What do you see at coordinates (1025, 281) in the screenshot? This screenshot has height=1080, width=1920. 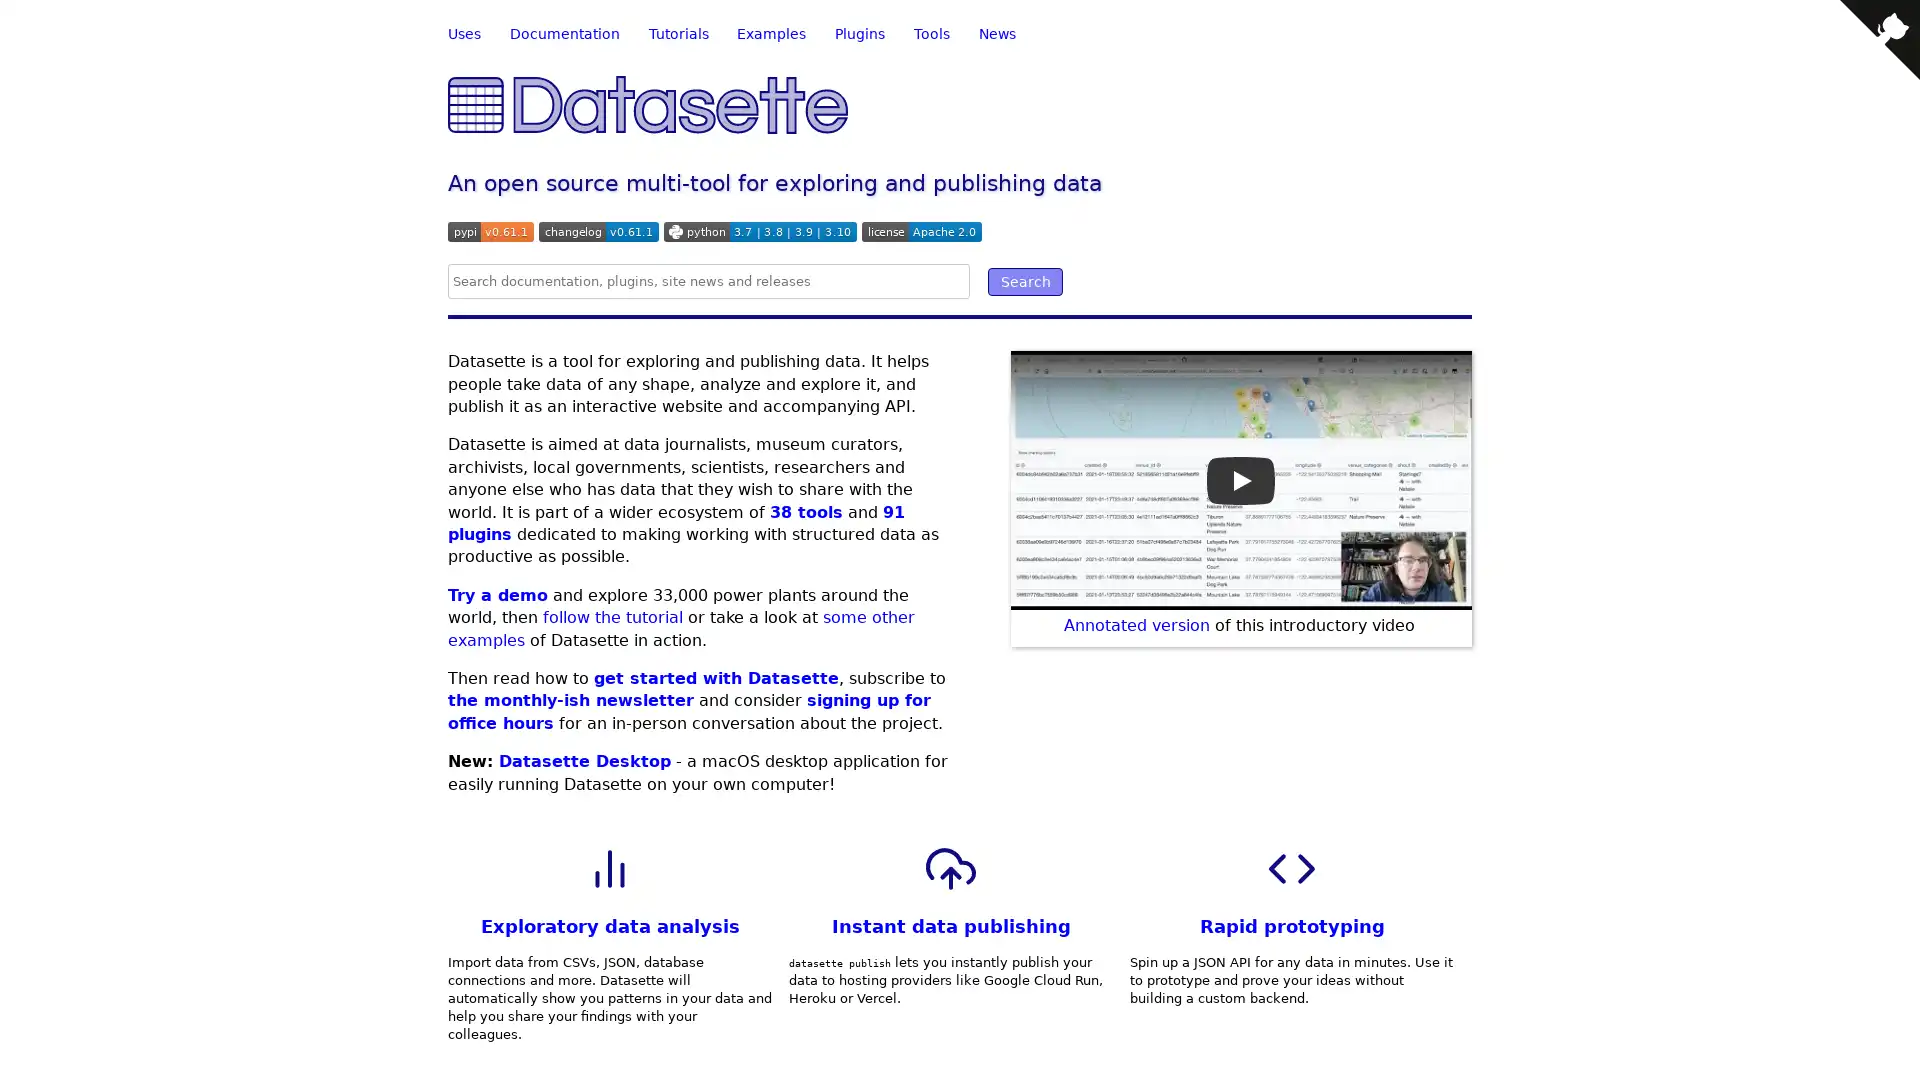 I see `Search` at bounding box center [1025, 281].